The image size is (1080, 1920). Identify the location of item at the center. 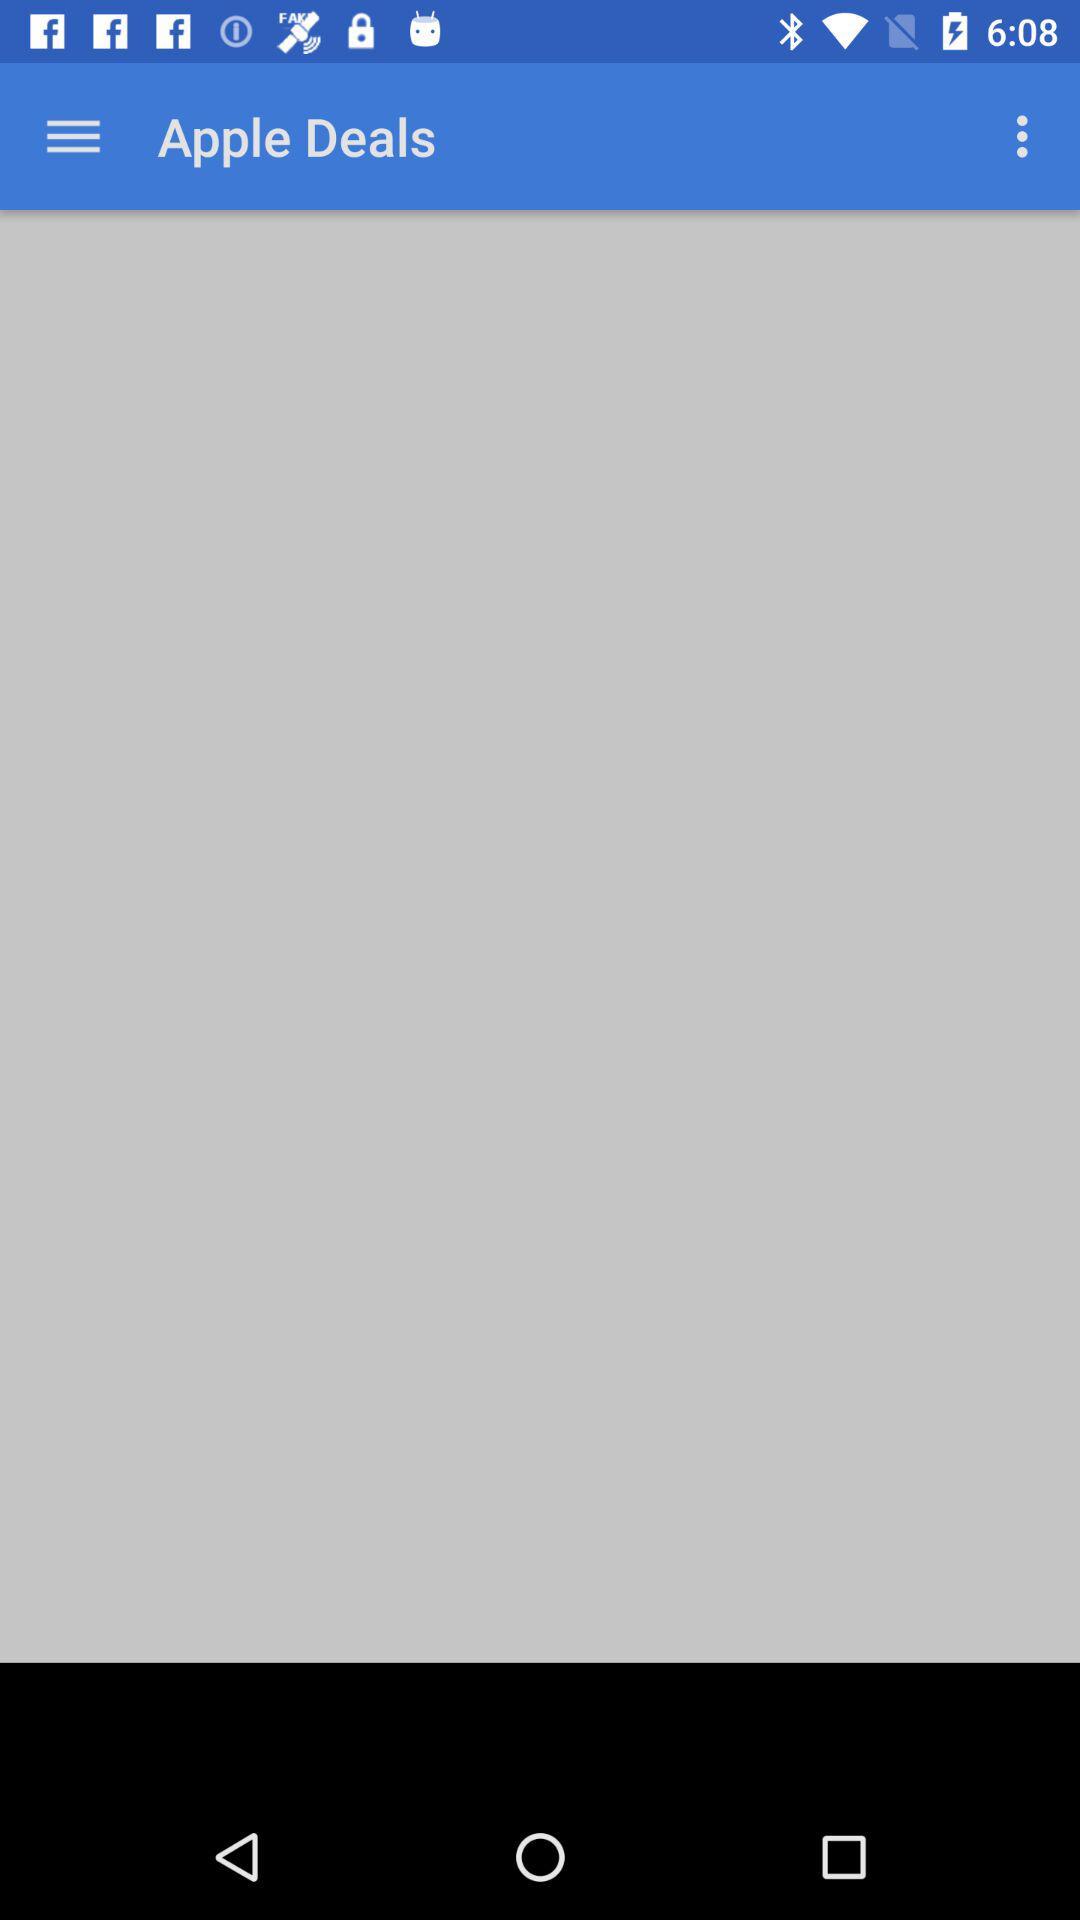
(540, 935).